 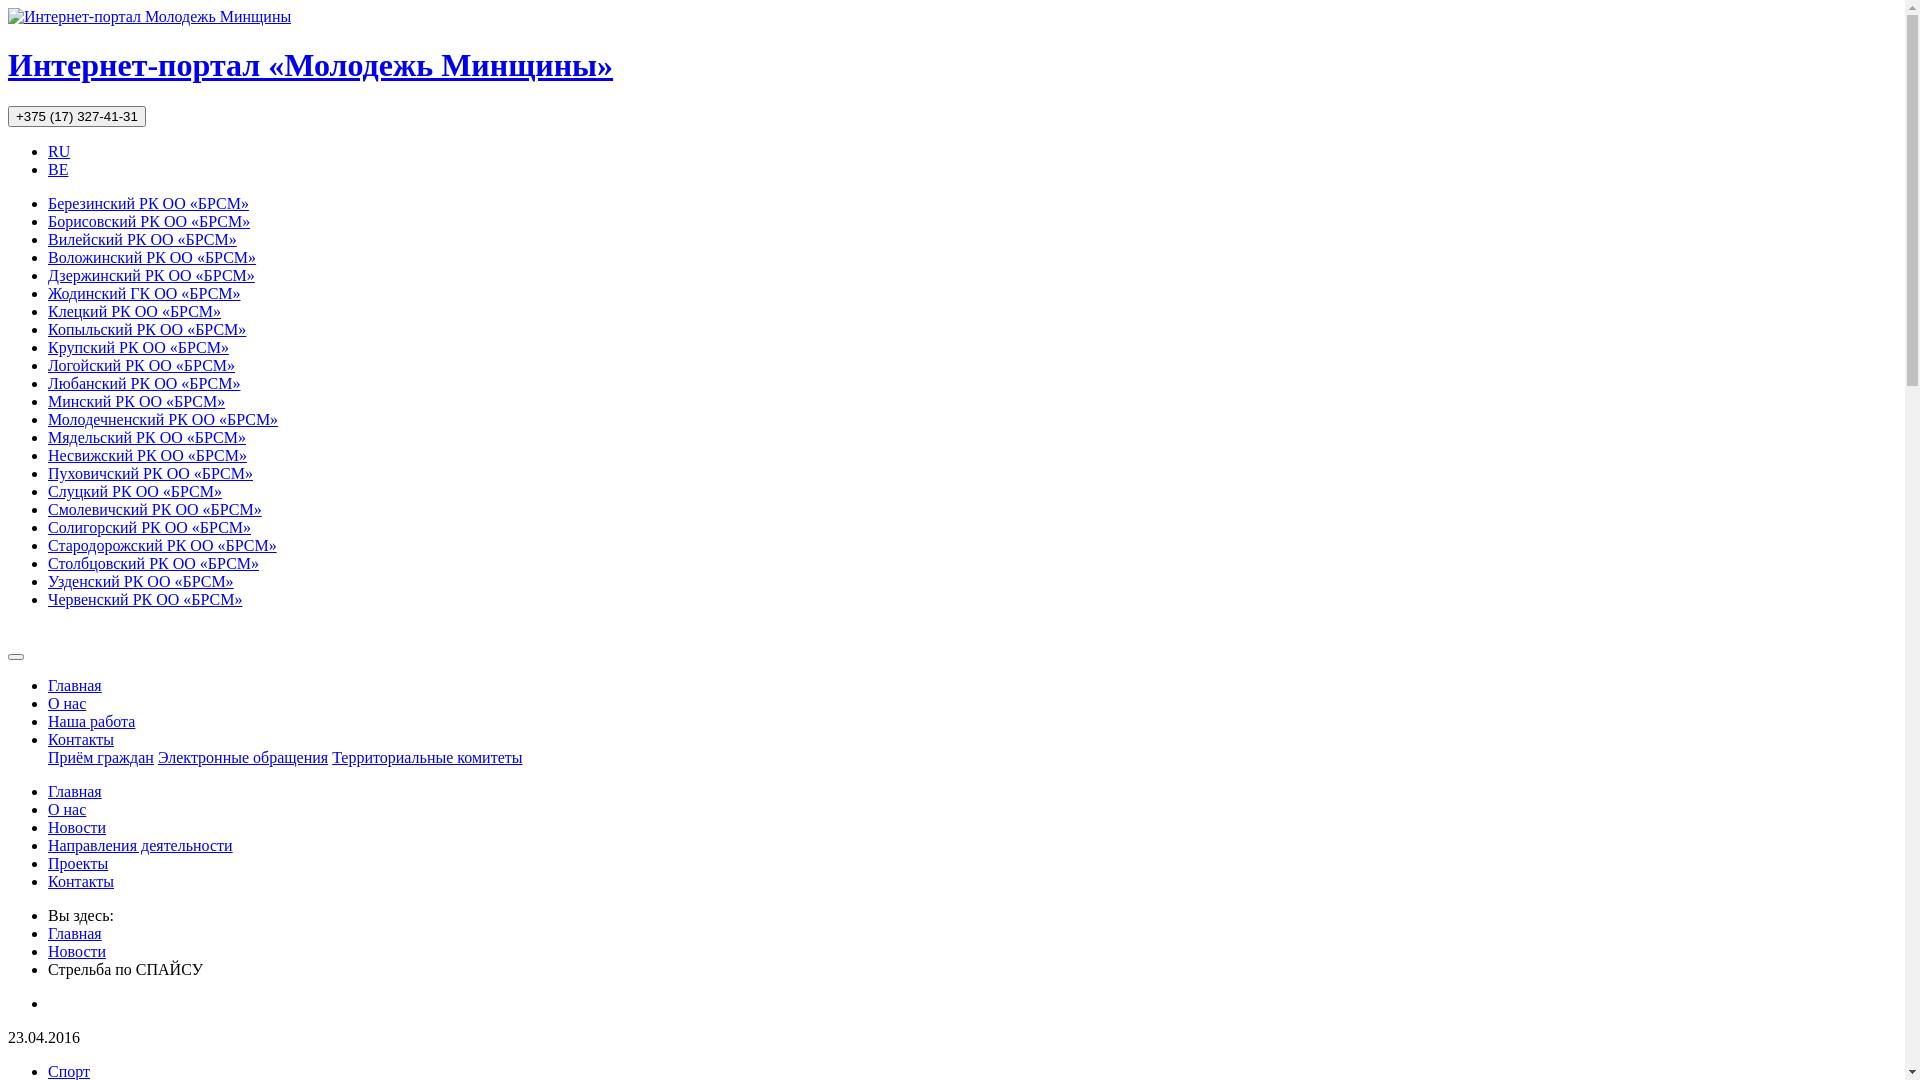 I want to click on '+375 (17) 327-41-31', so click(x=76, y=116).